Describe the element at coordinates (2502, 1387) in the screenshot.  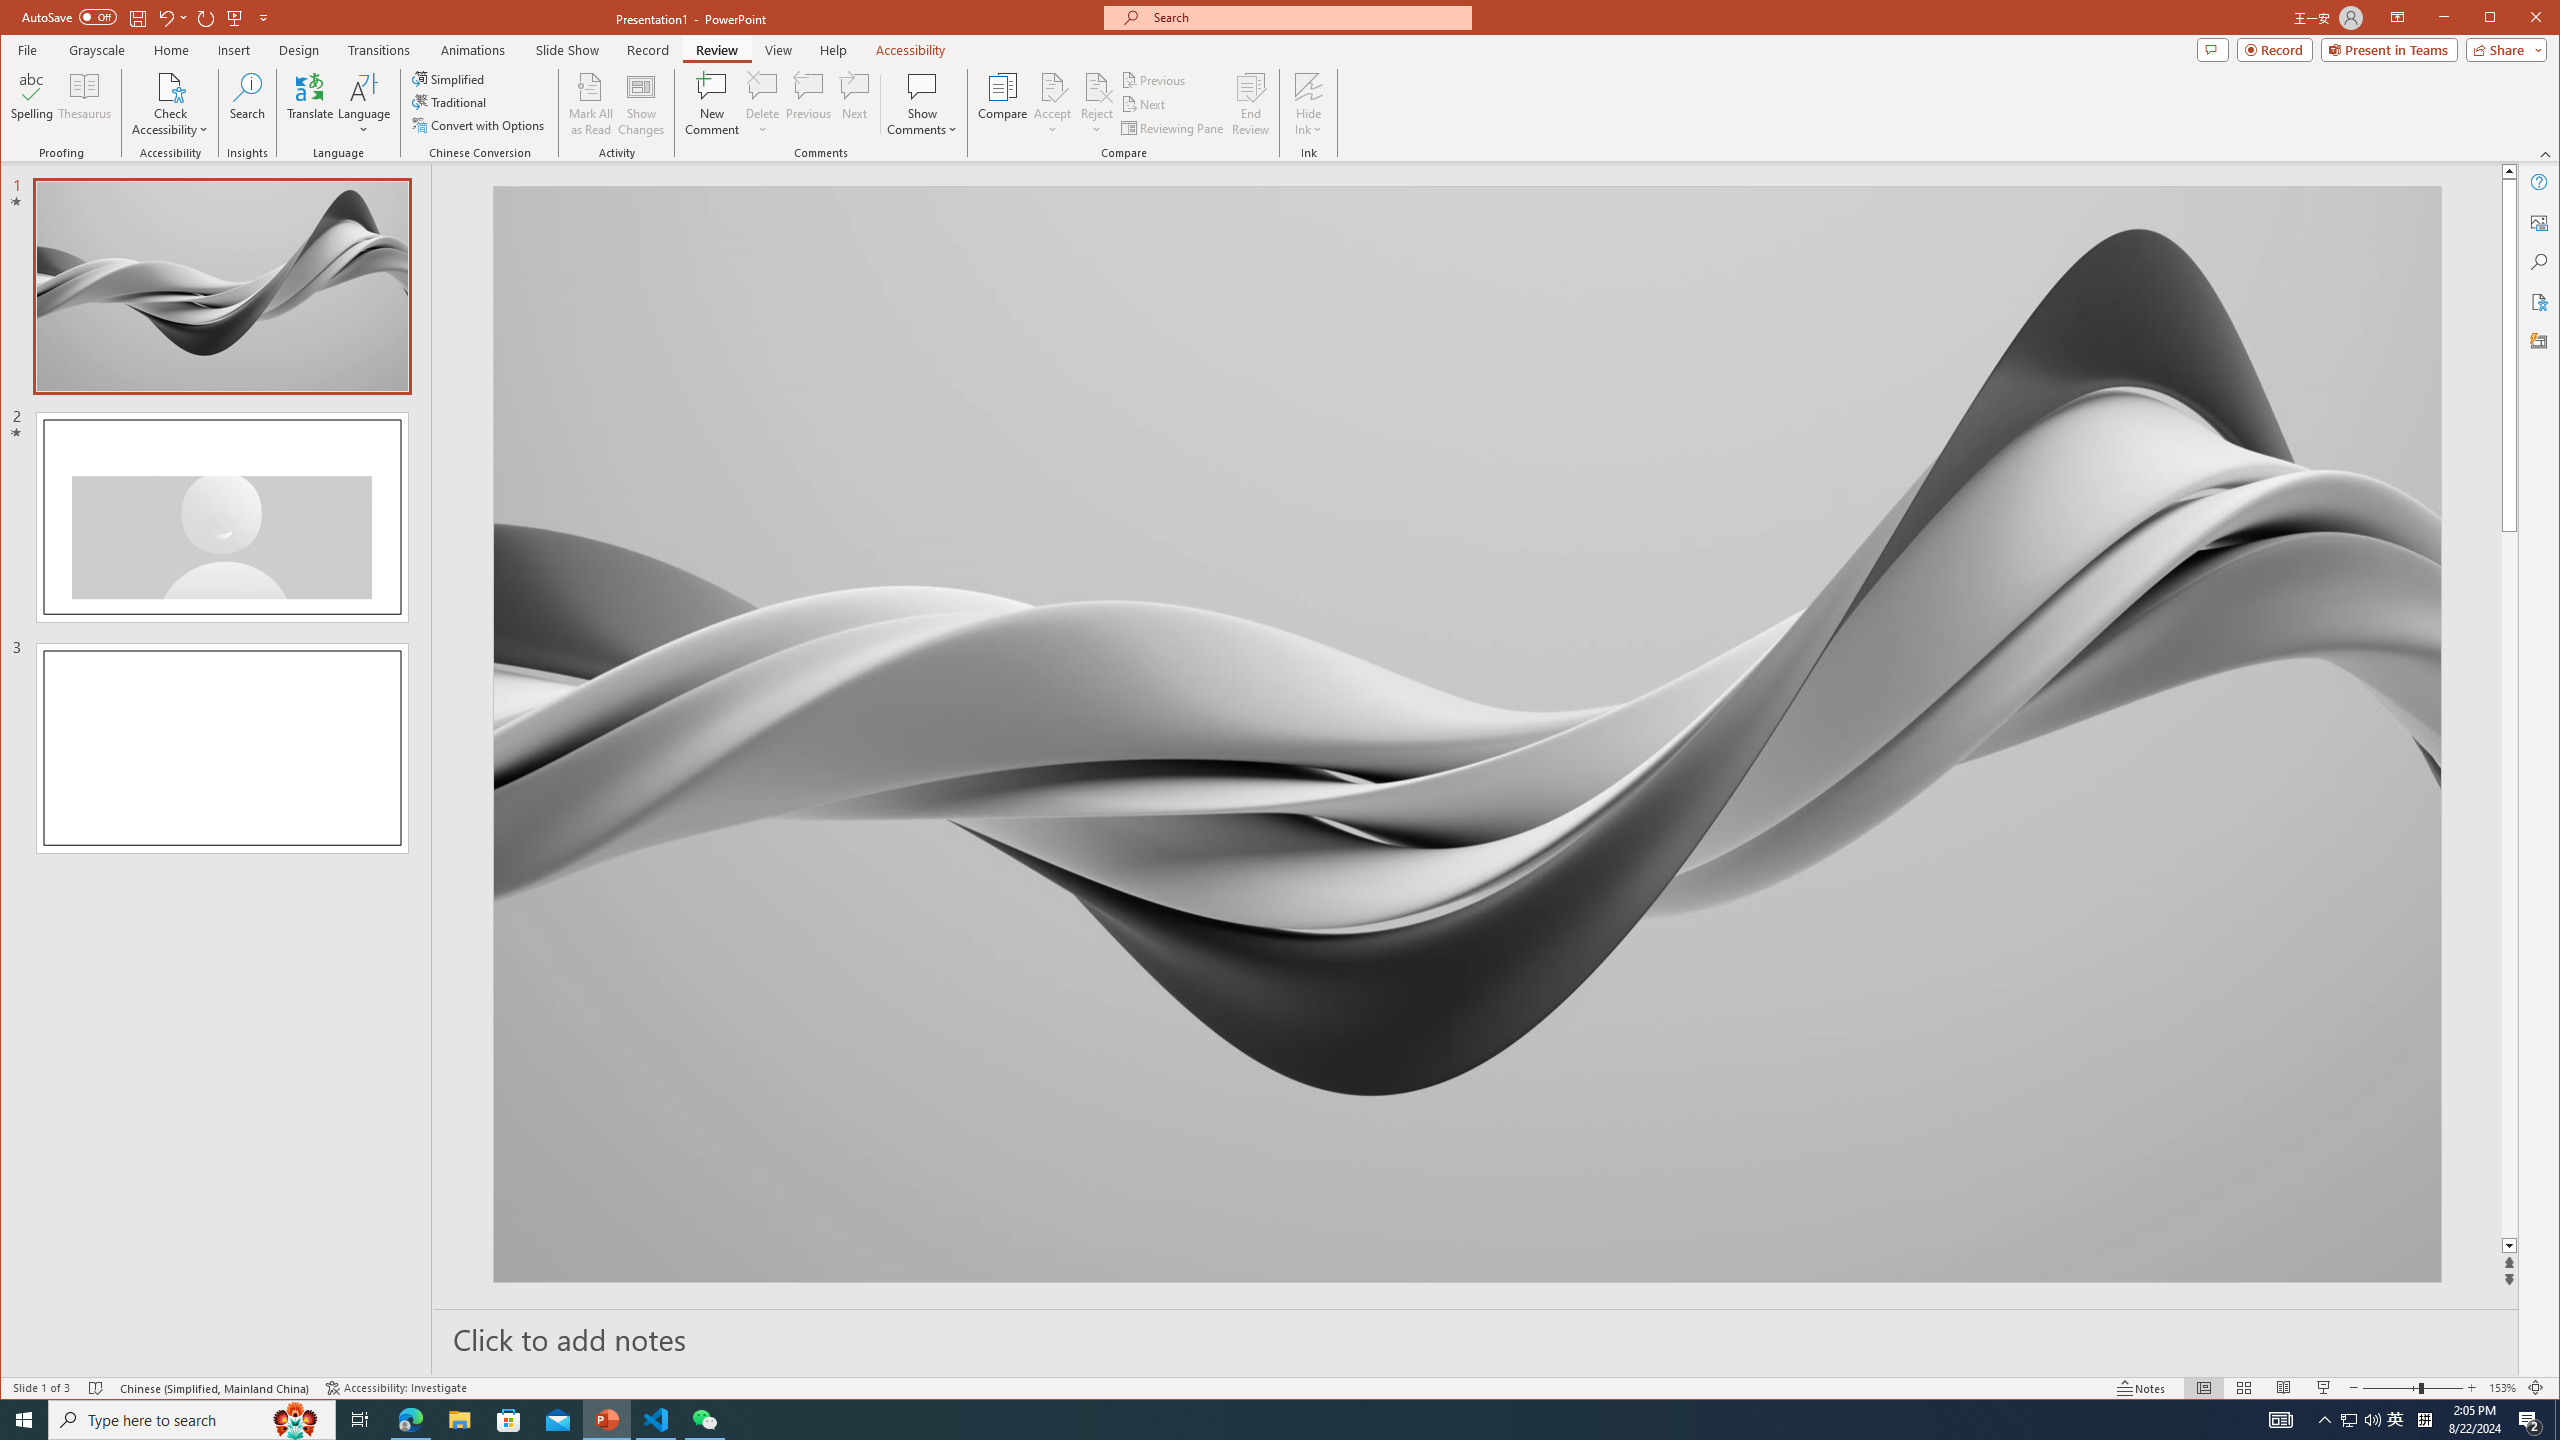
I see `'Zoom 153%'` at that location.